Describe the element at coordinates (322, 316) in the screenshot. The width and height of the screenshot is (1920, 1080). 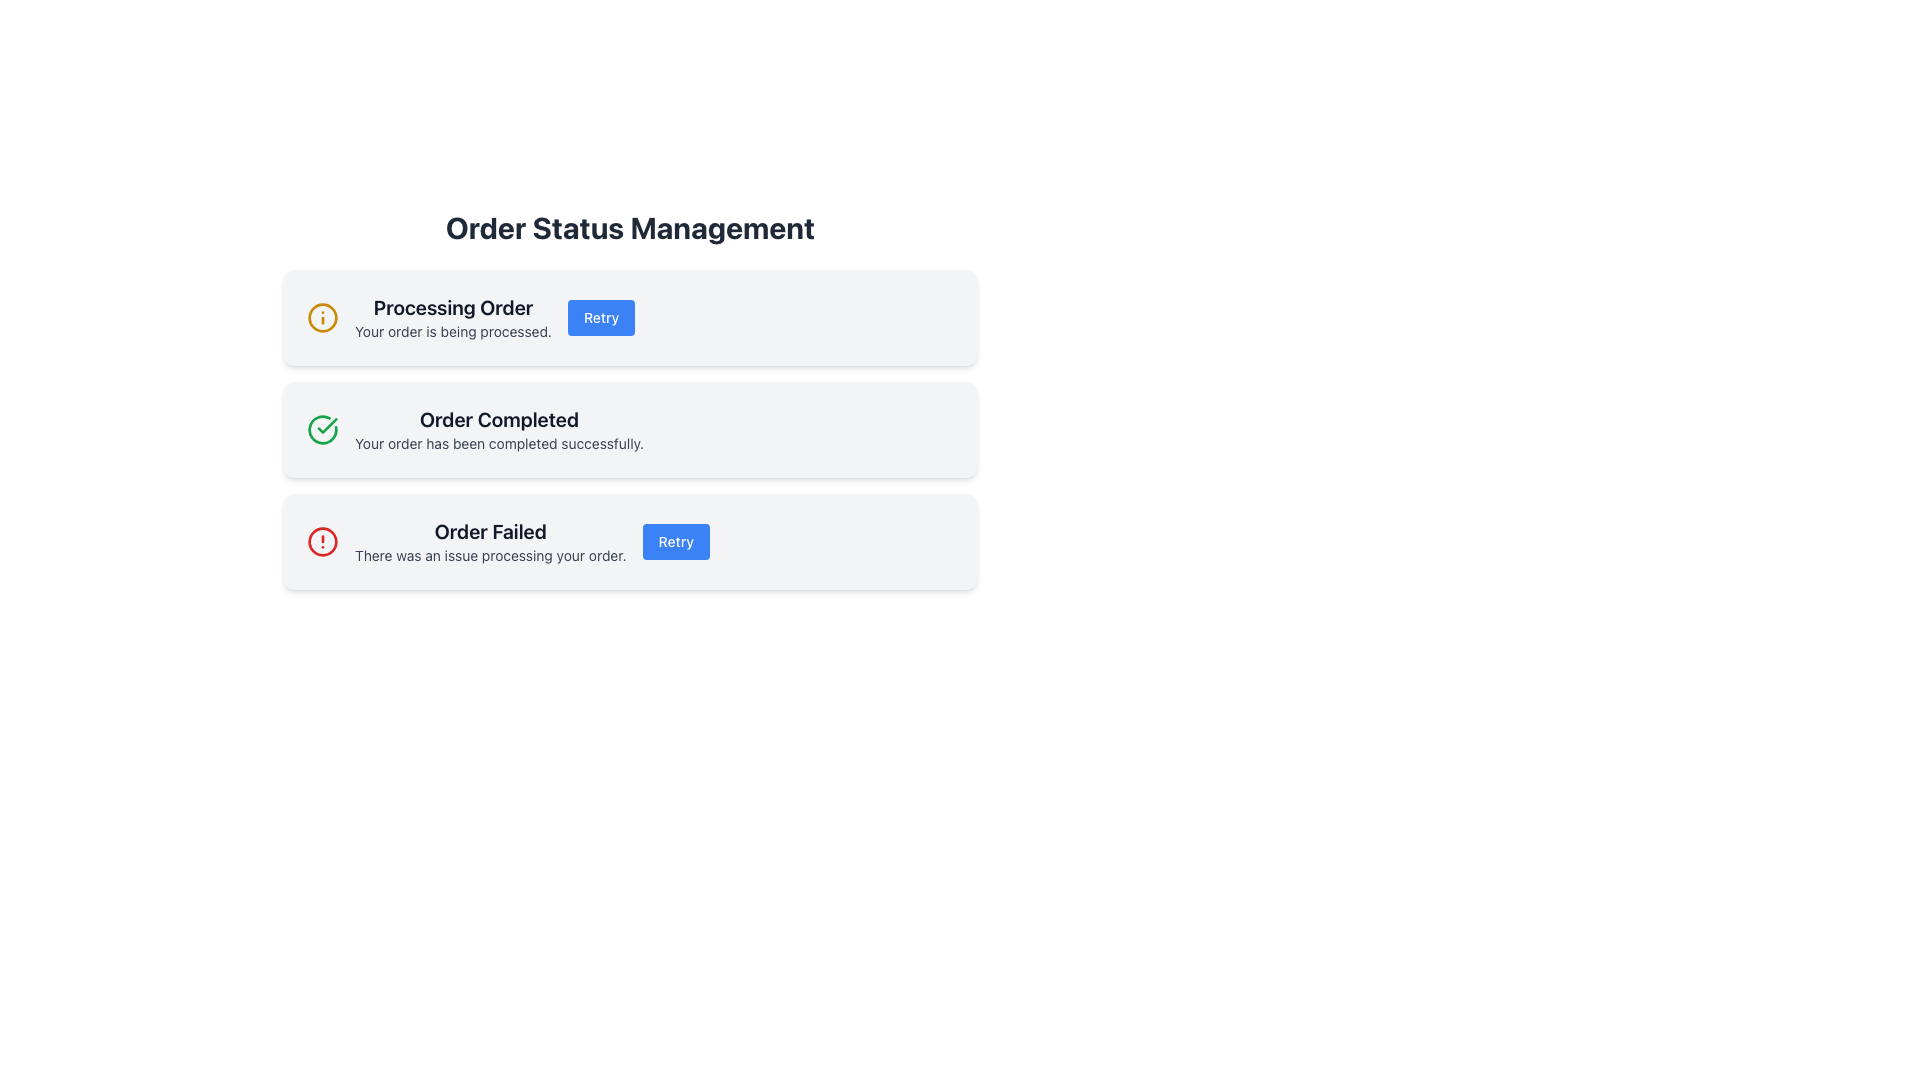
I see `the SVG icon located at the left edge of the first section, adjacent to the title 'Processing Order', which serves as a visual indicator for processing information` at that location.